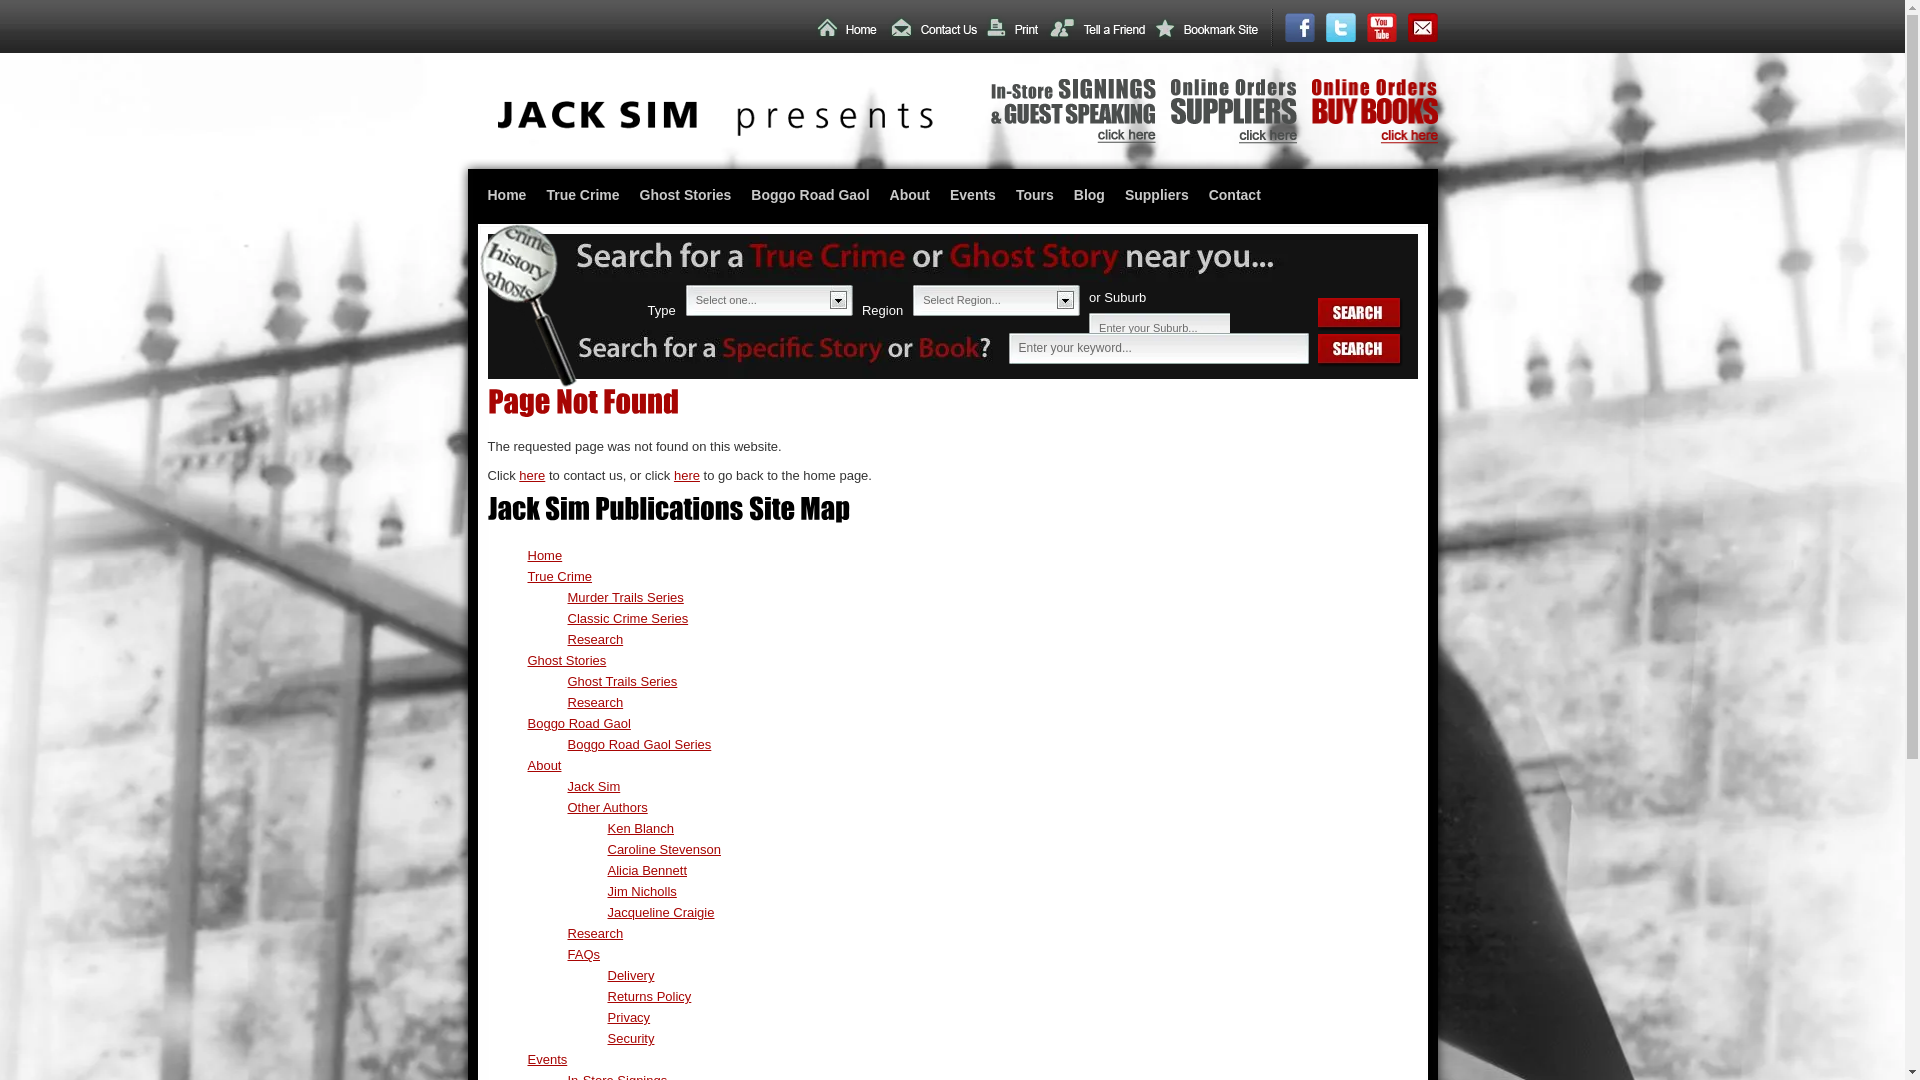 The image size is (1920, 1080). What do you see at coordinates (1360, 314) in the screenshot?
I see `'Search'` at bounding box center [1360, 314].